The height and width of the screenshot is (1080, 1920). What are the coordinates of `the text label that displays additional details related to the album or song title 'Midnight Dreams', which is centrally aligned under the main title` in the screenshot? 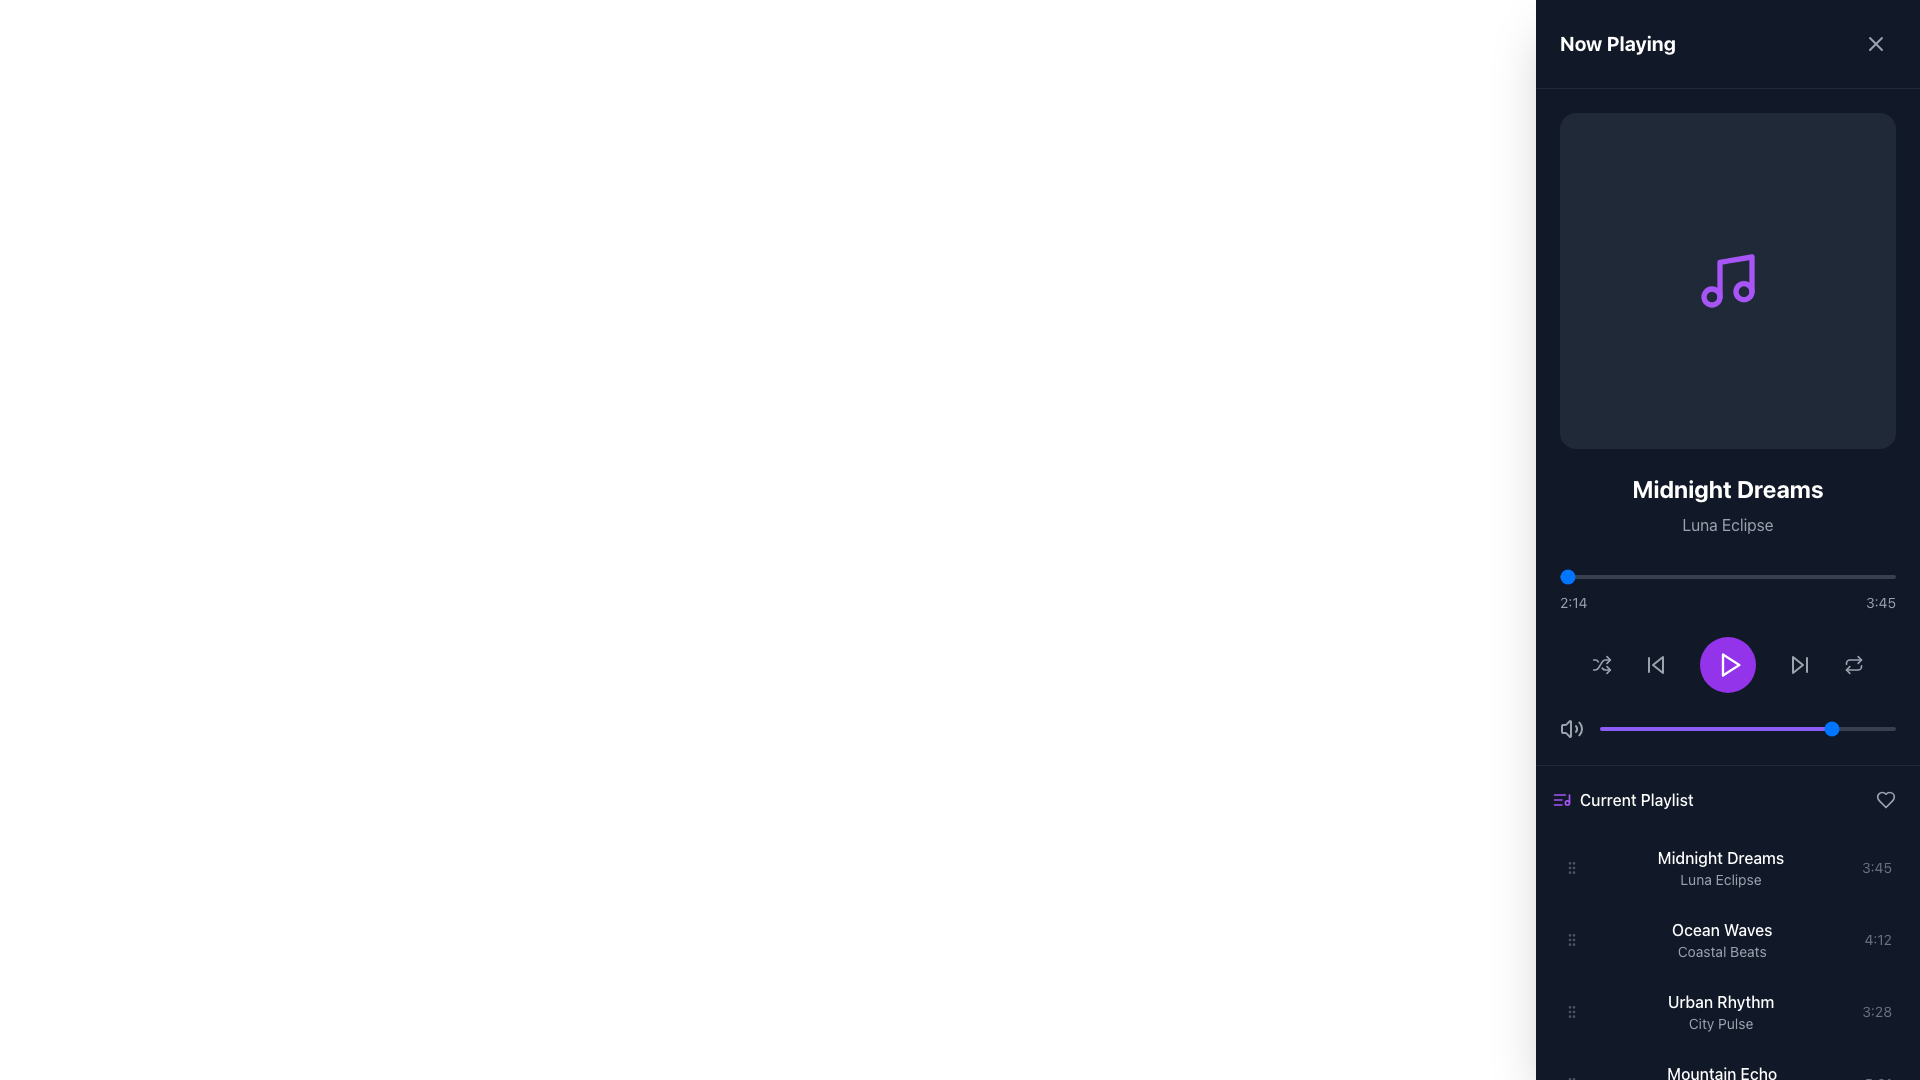 It's located at (1727, 523).